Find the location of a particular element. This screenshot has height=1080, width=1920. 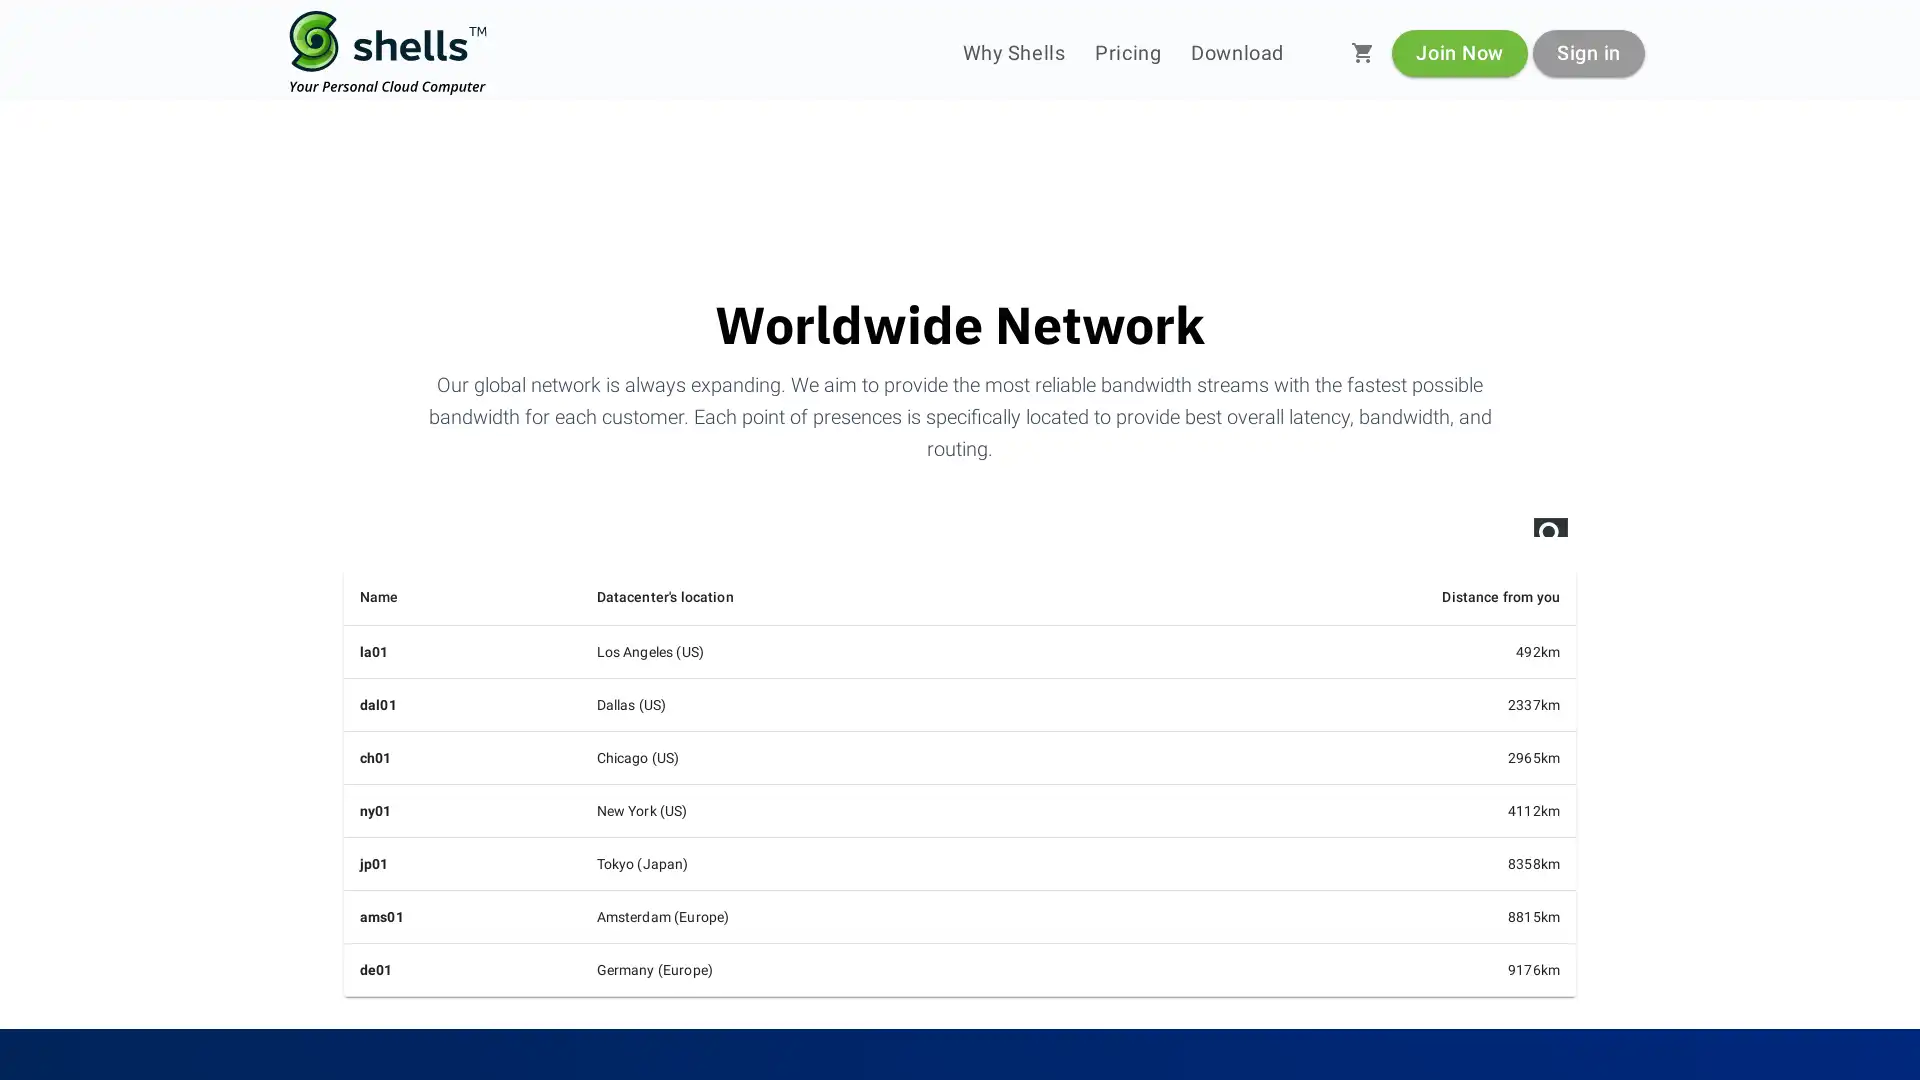

Join Now is located at coordinates (1459, 51).